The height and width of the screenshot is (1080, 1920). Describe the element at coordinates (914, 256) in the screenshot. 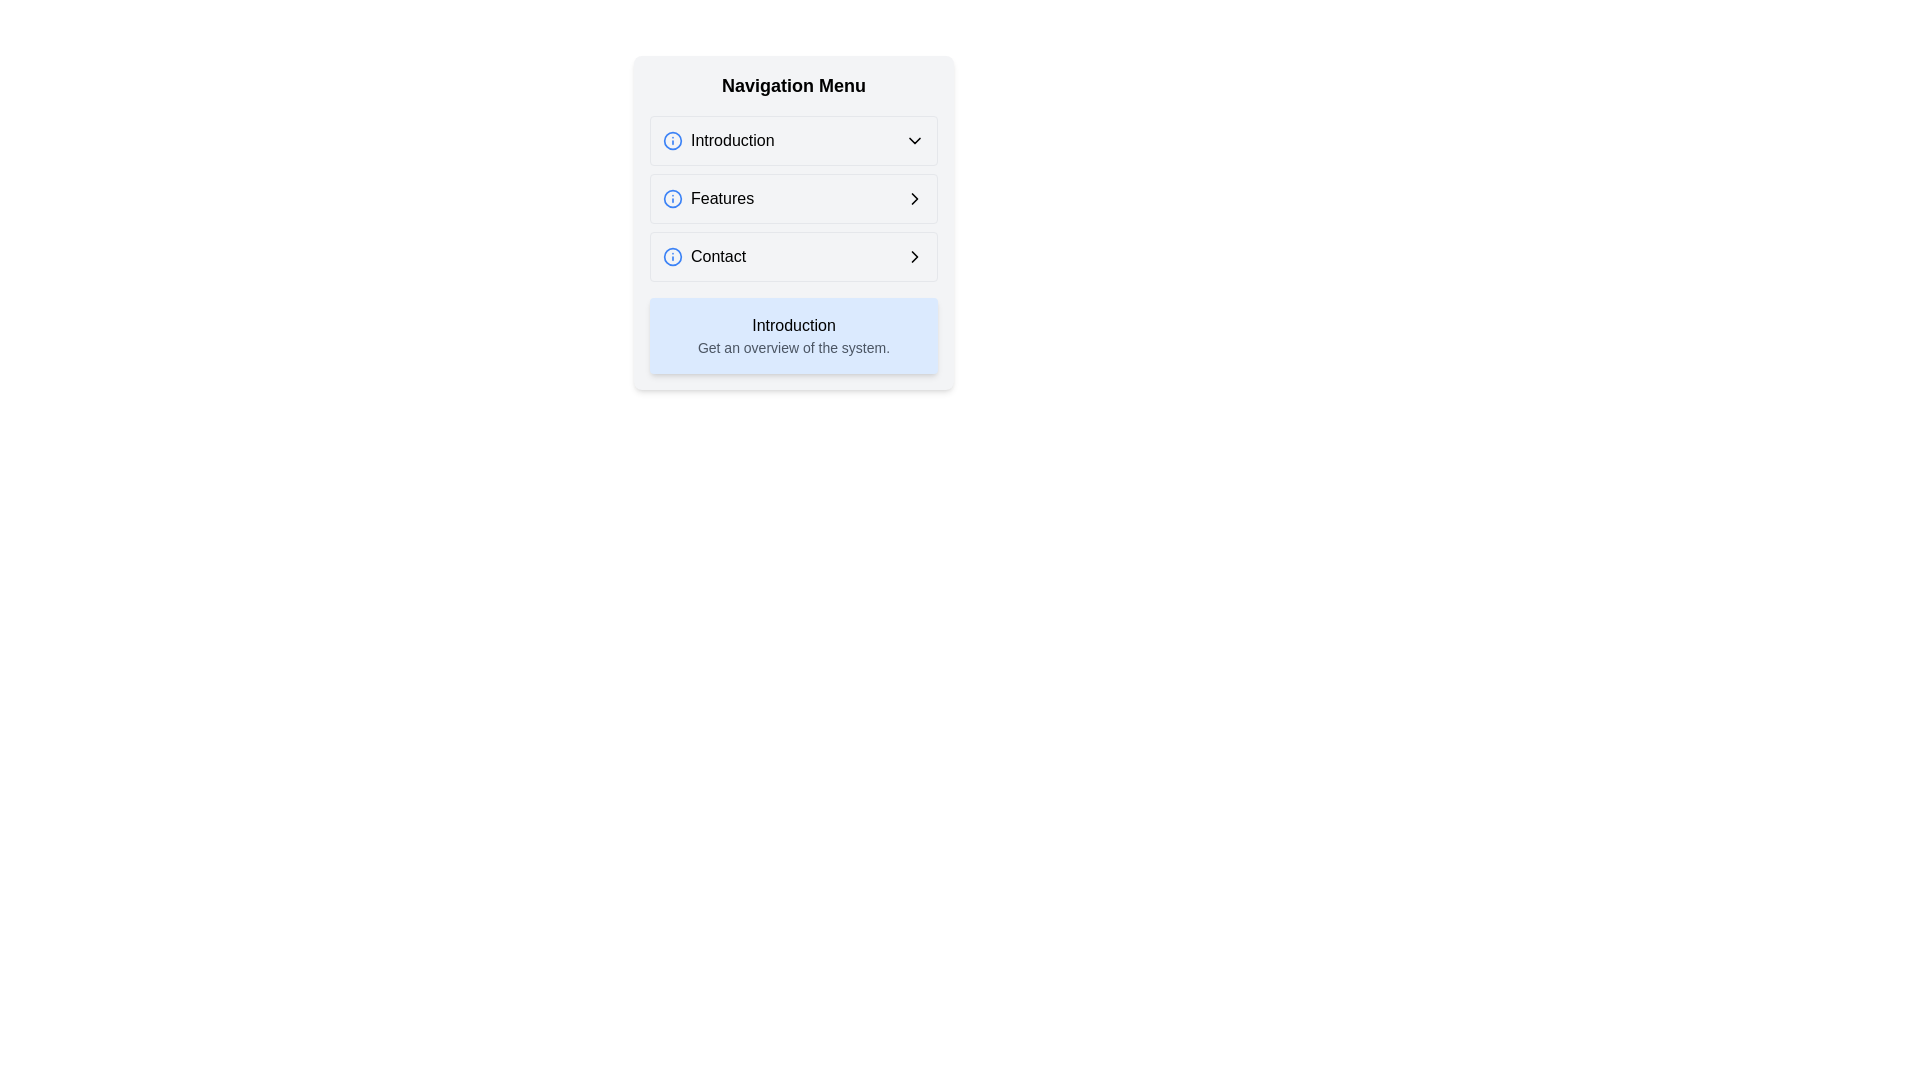

I see `the rightward-pointing chevron icon with a black outline that is located to the right of the 'Contact' text` at that location.